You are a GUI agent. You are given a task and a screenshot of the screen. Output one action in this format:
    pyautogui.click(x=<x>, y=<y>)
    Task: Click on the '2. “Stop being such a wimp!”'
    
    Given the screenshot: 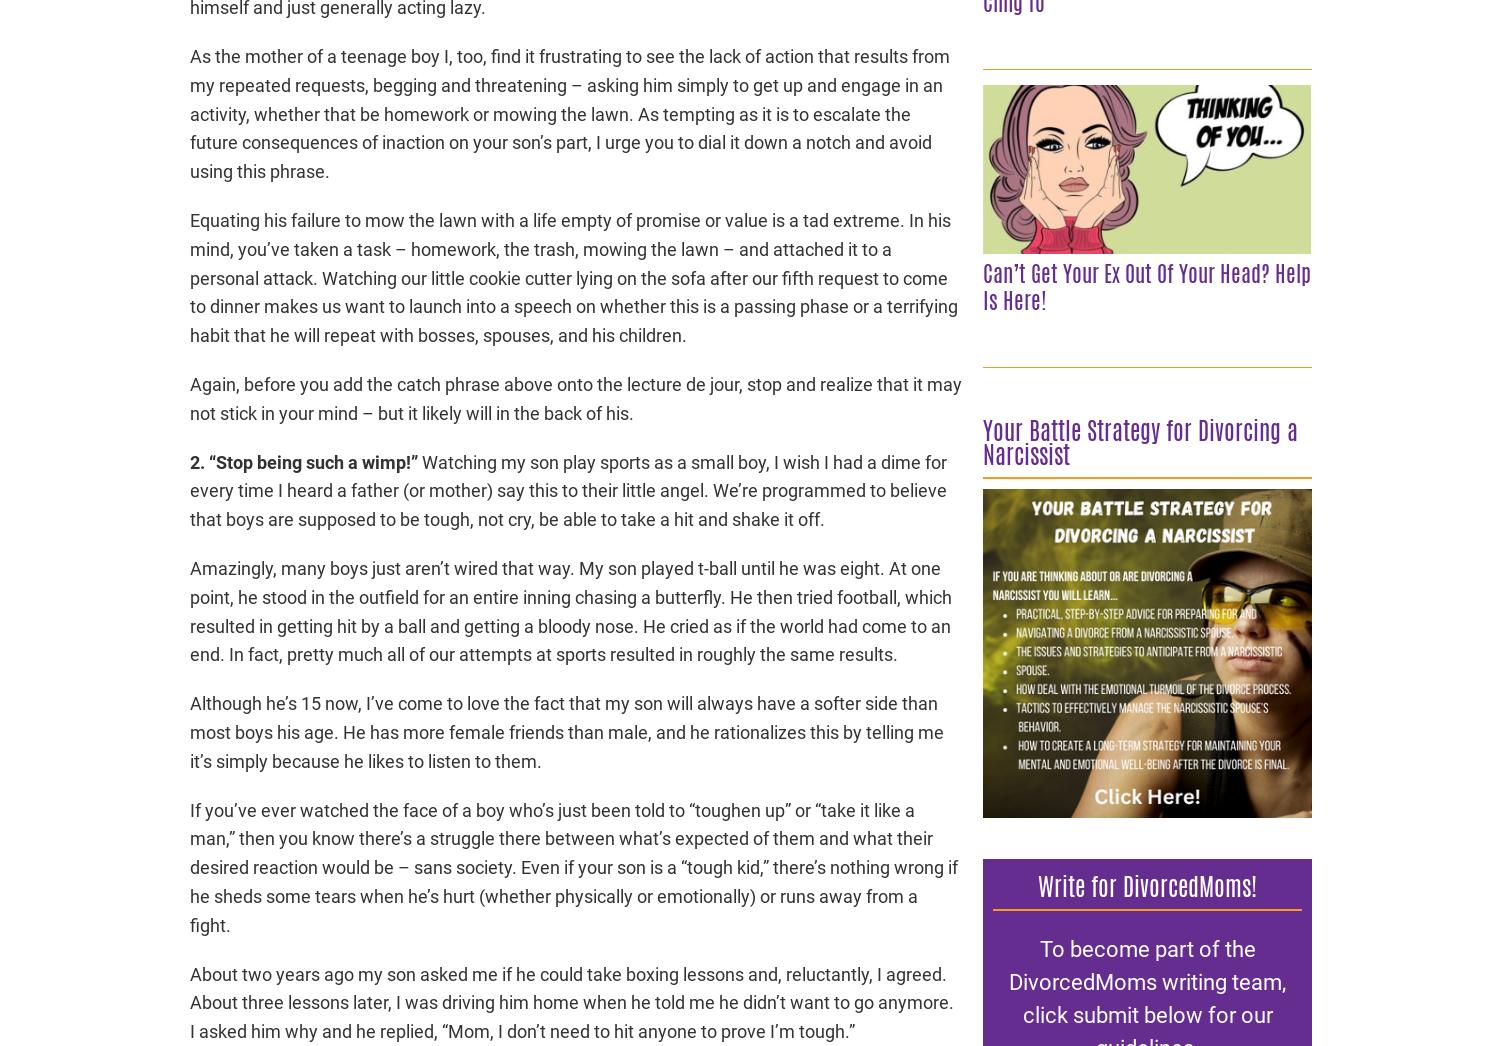 What is the action you would take?
    pyautogui.click(x=304, y=460)
    